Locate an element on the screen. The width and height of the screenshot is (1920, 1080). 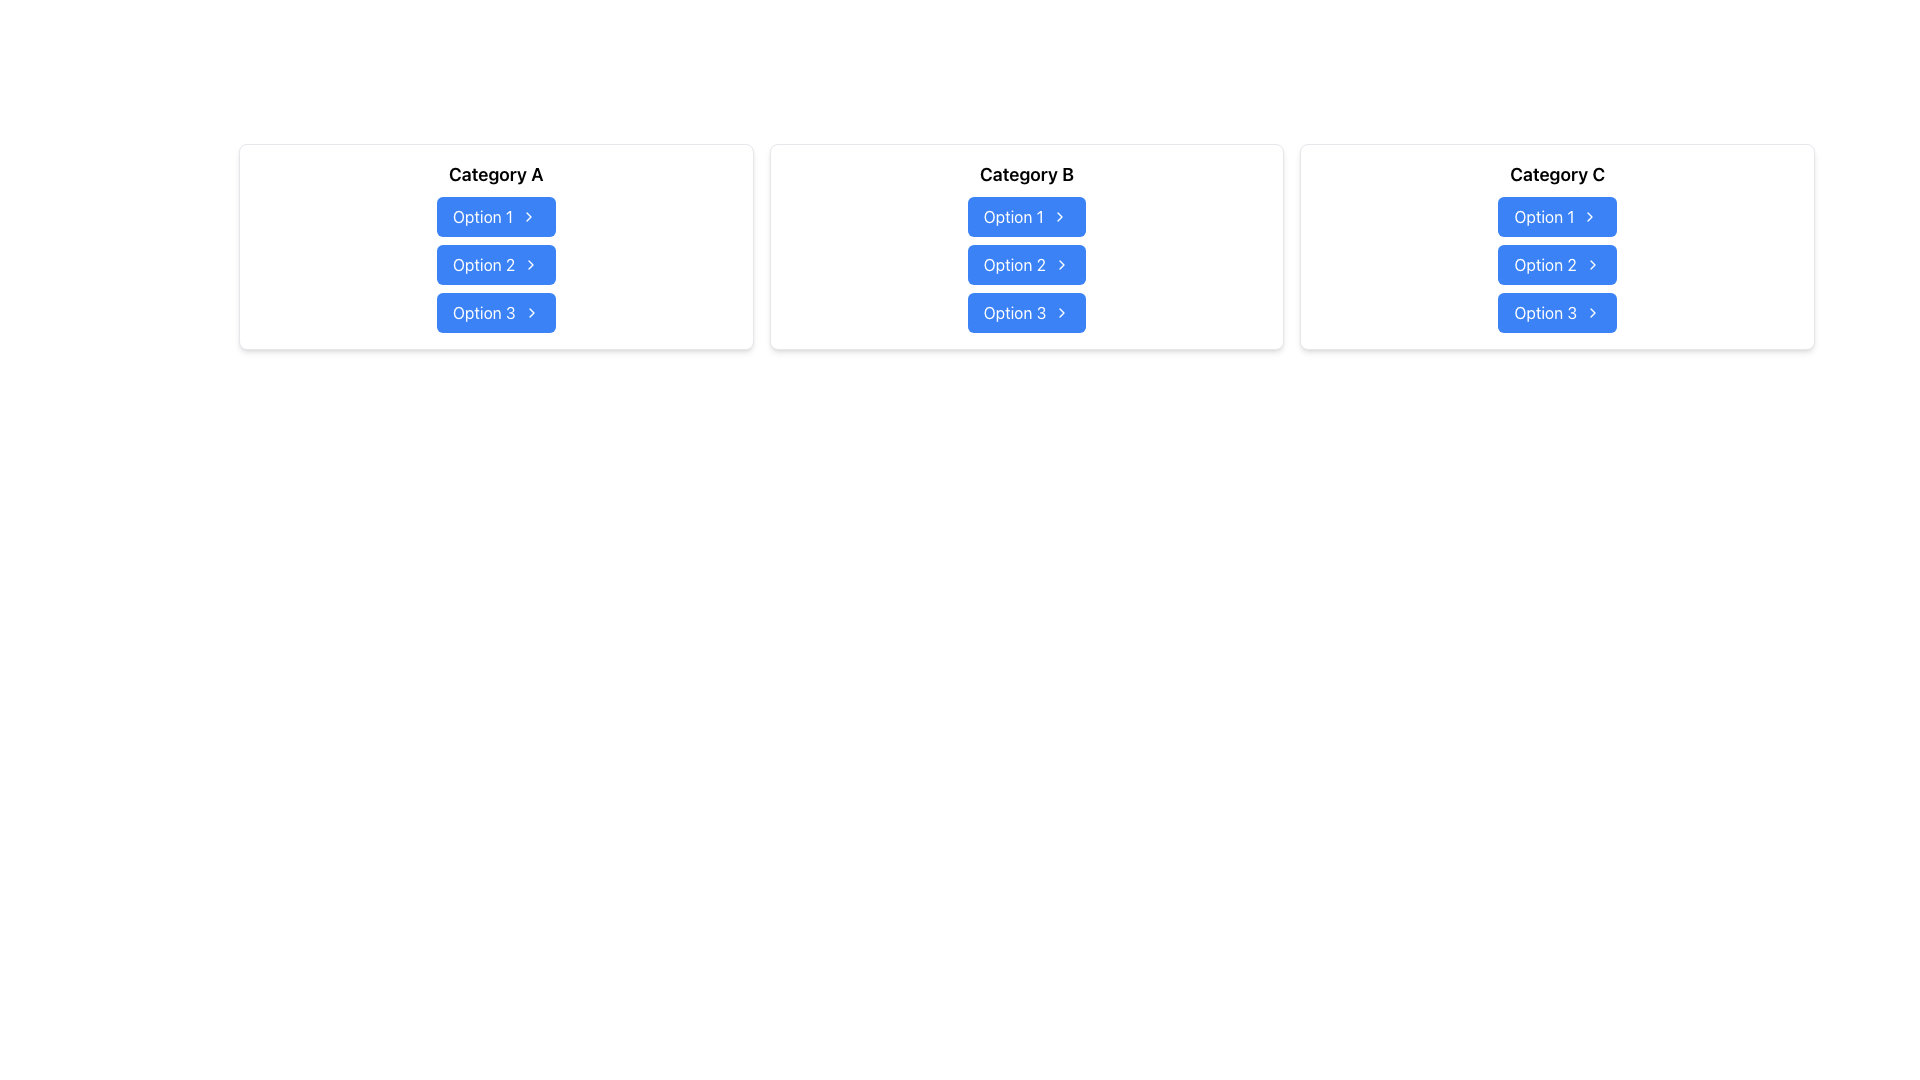
keyboard navigation is located at coordinates (1027, 312).